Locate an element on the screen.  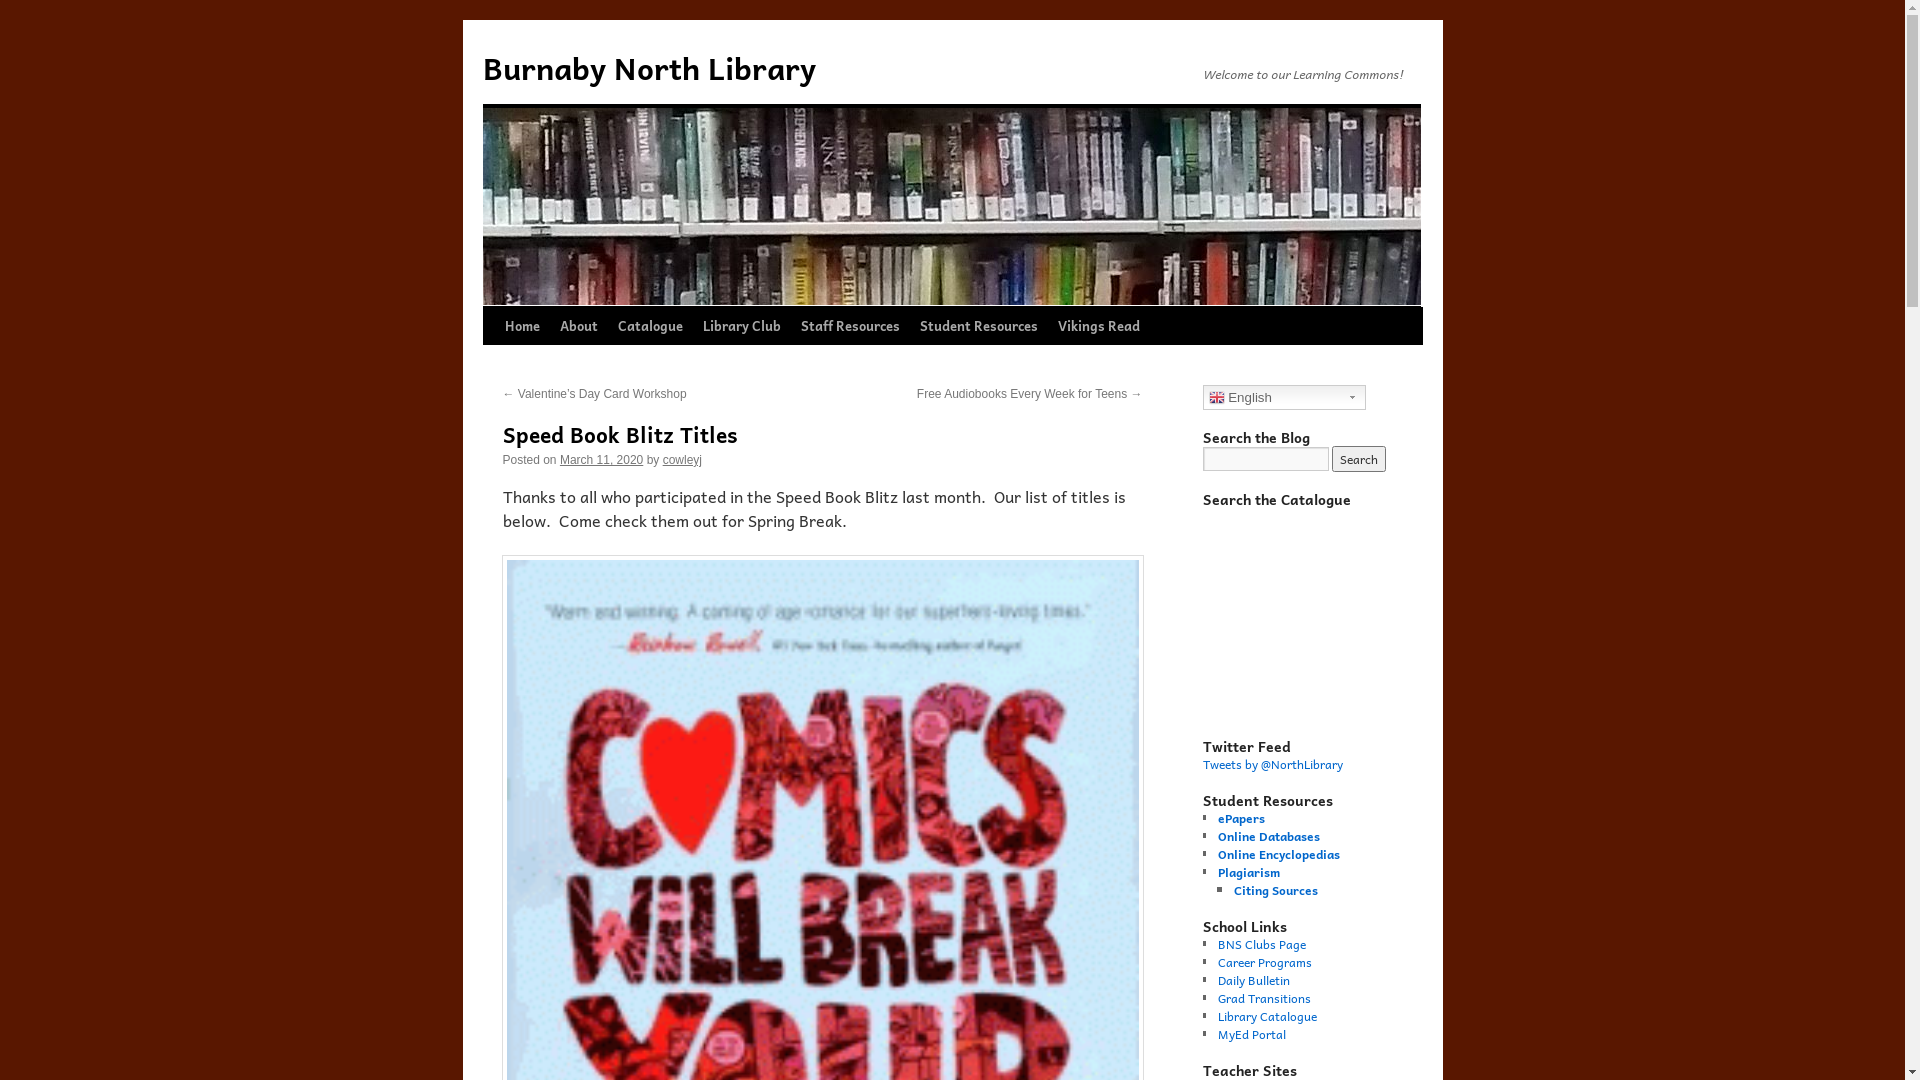
'Home' is located at coordinates (521, 325).